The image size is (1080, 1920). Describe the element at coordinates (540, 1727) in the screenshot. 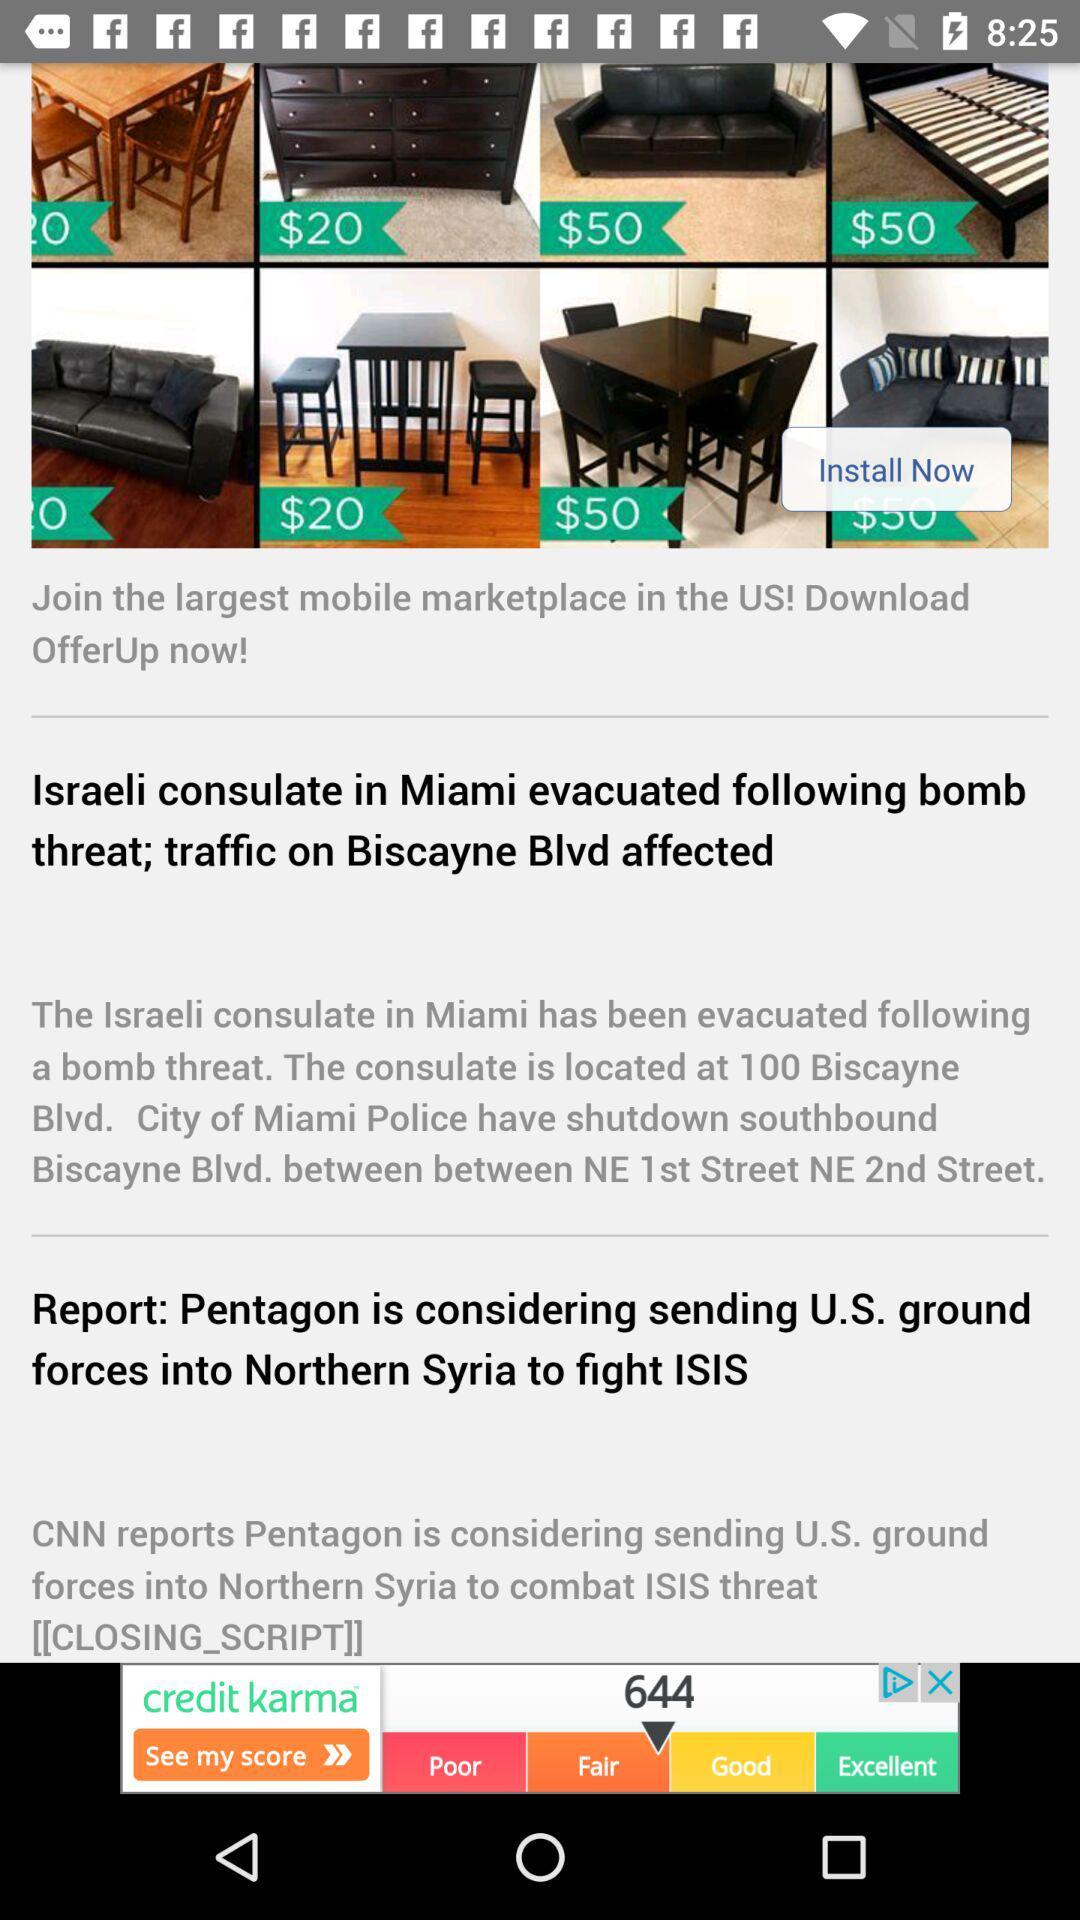

I see `advertisement` at that location.